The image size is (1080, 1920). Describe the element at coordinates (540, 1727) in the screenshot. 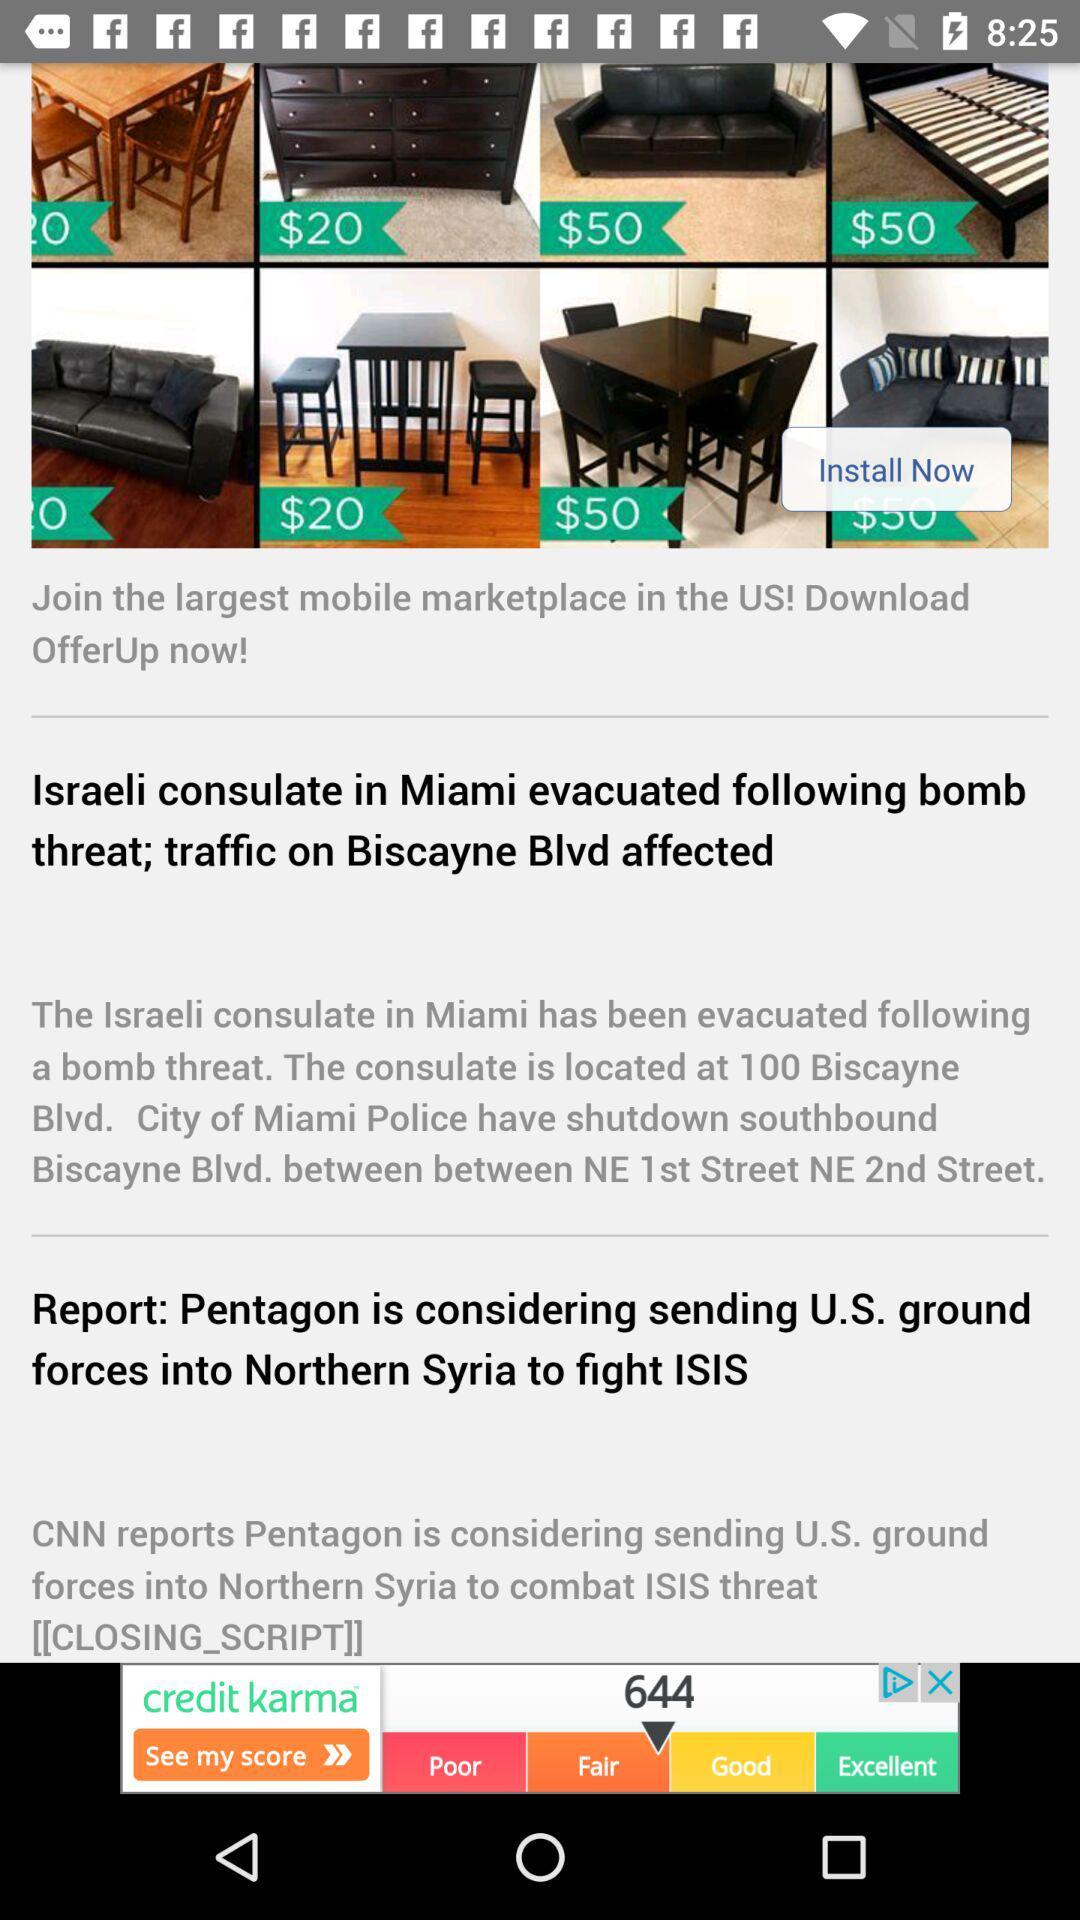

I see `advertisement` at that location.